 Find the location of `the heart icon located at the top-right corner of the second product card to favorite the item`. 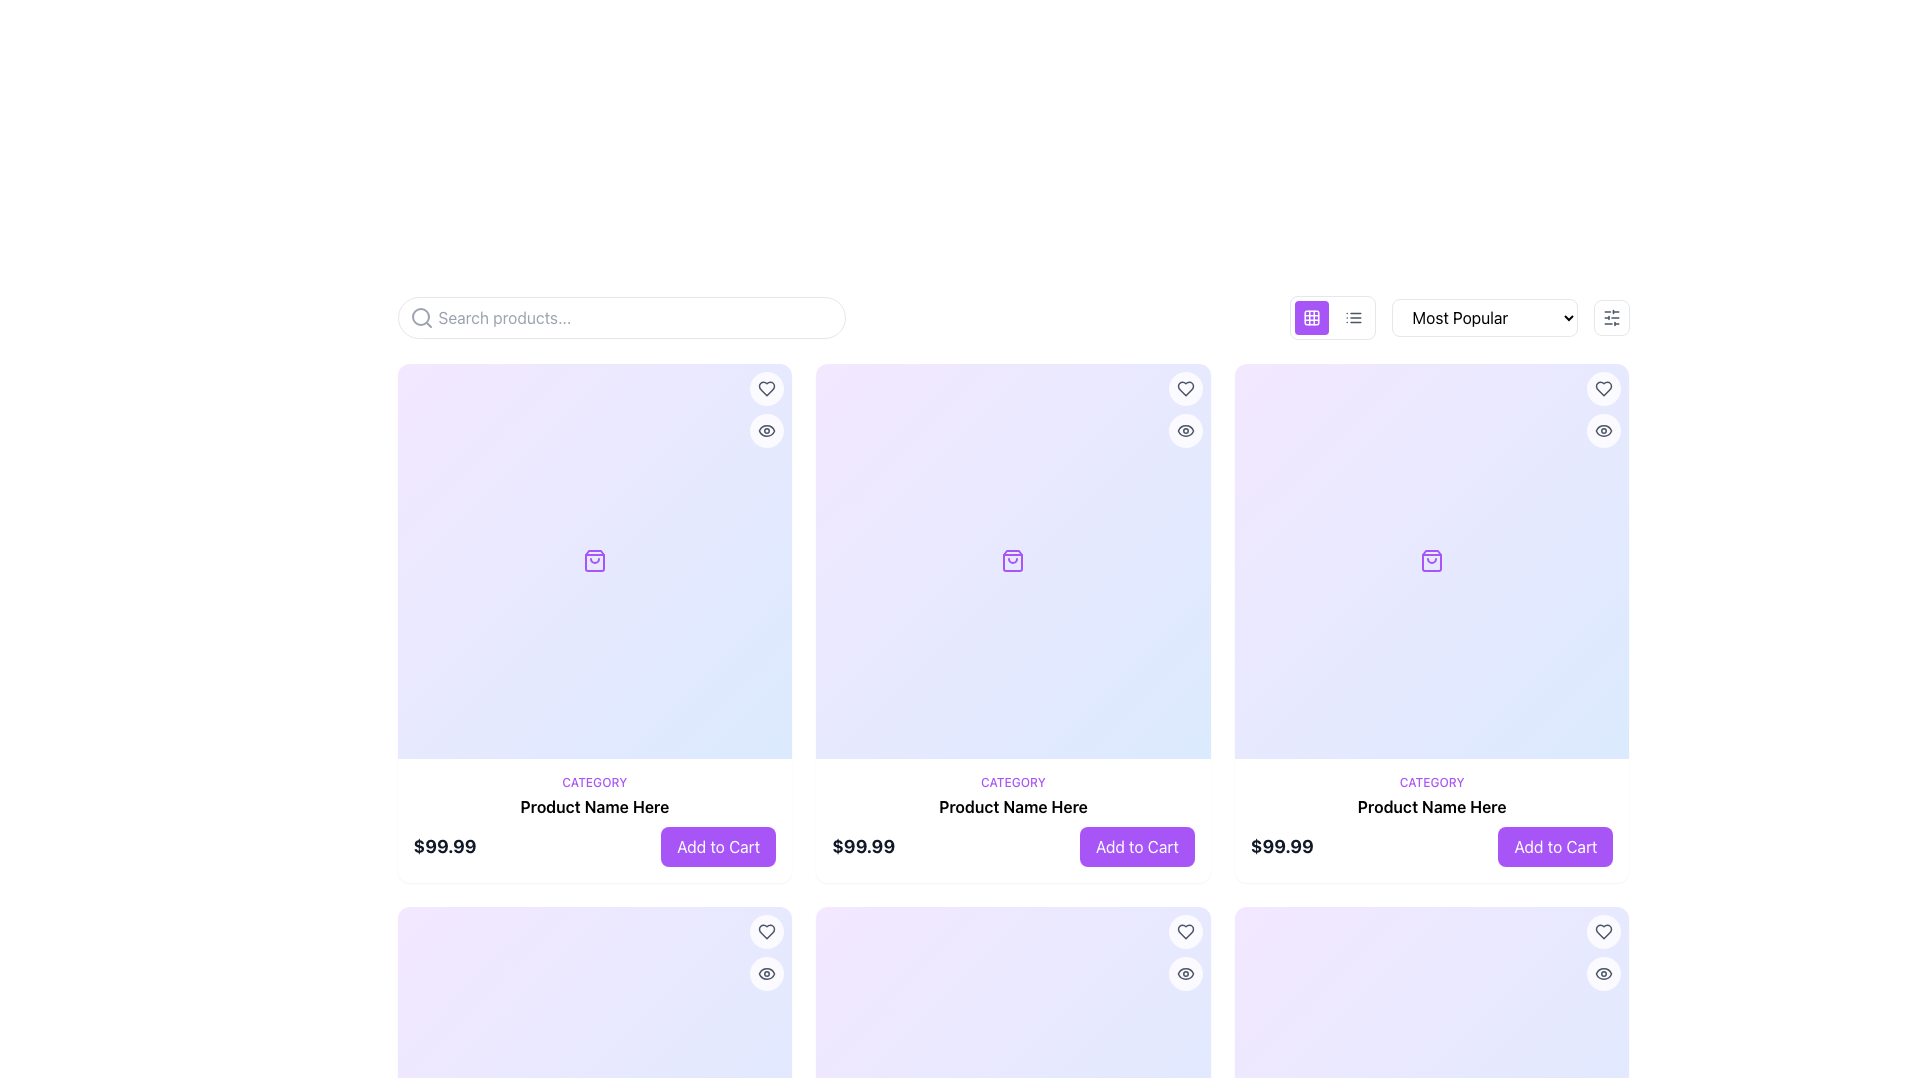

the heart icon located at the top-right corner of the second product card to favorite the item is located at coordinates (1185, 389).